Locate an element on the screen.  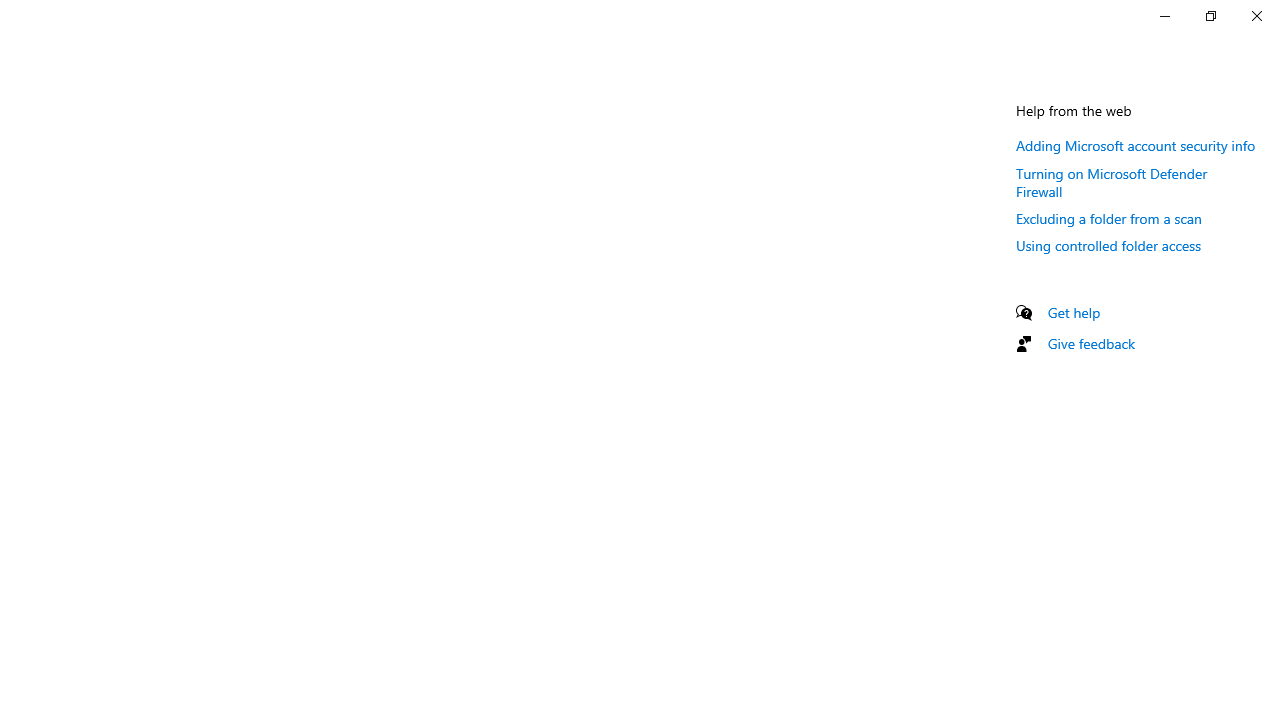
'Restore Settings' is located at coordinates (1209, 15).